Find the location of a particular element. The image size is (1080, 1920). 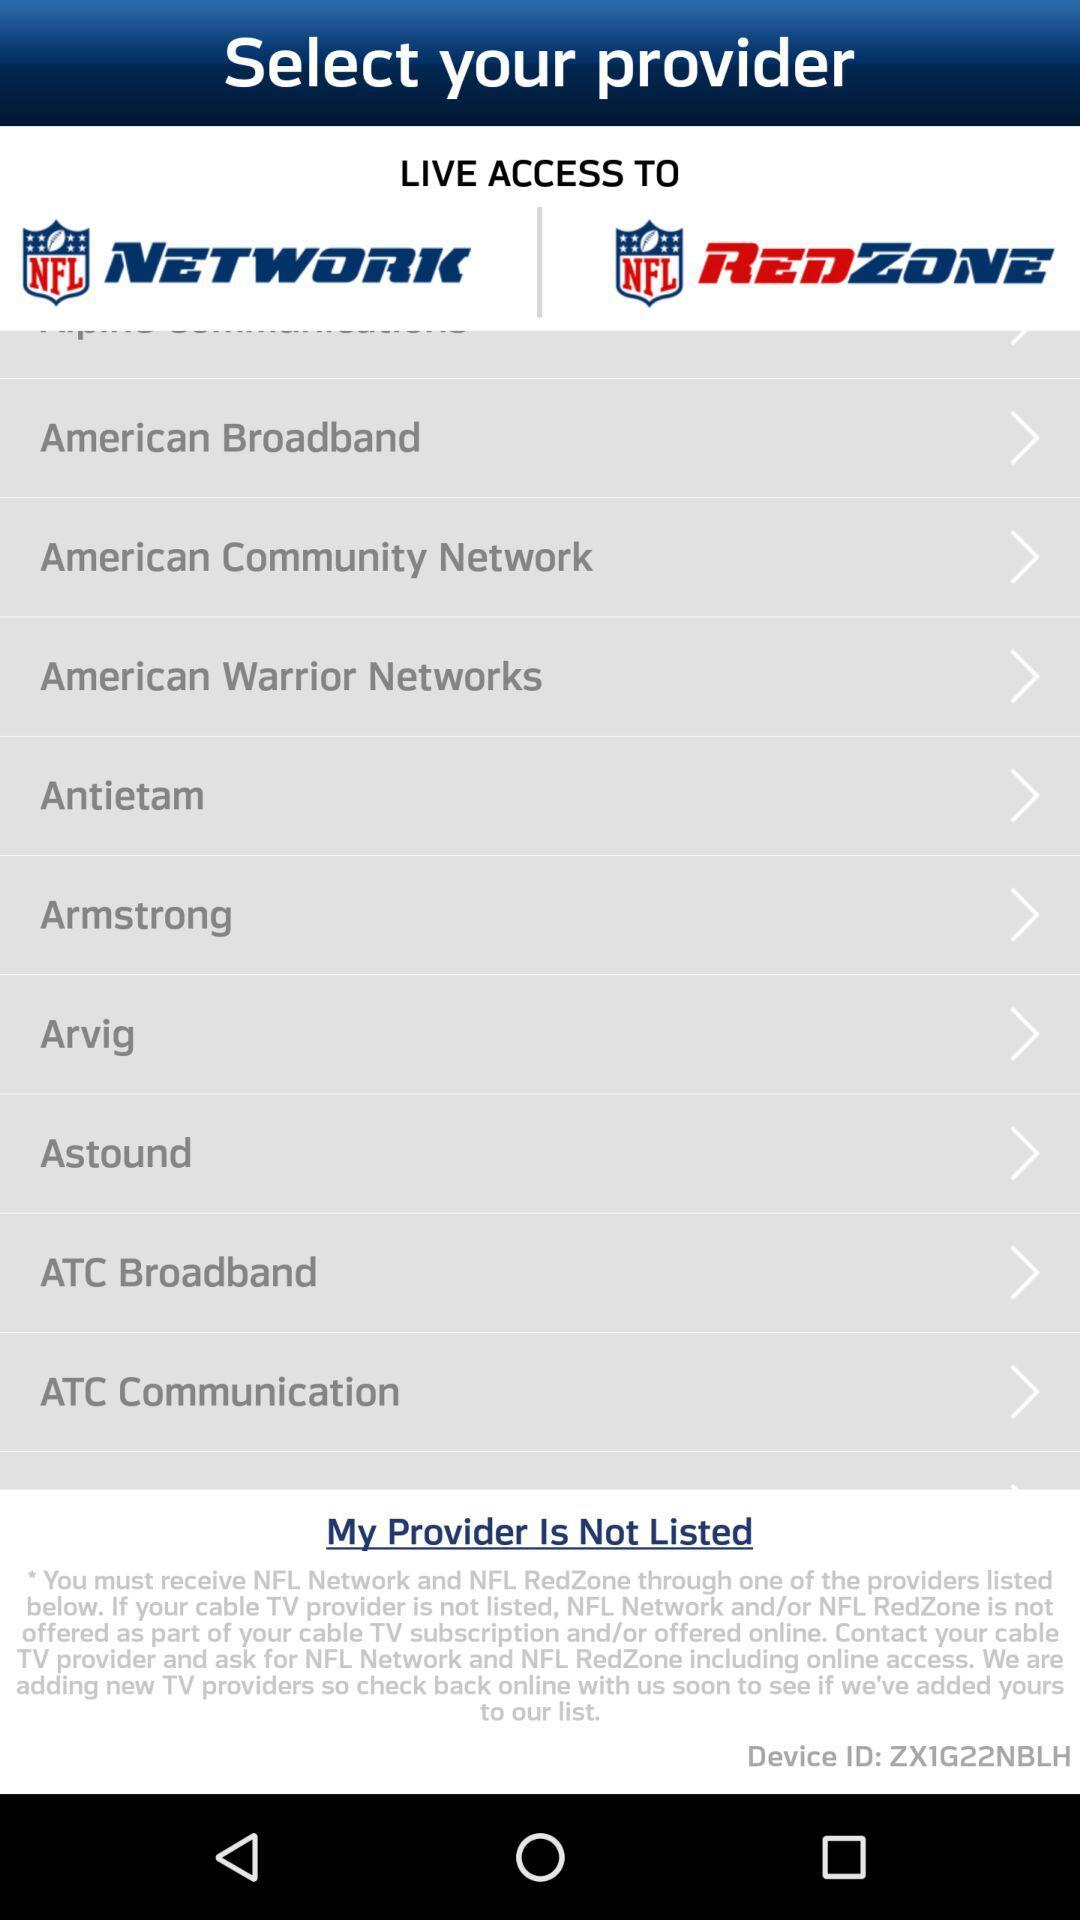

atc communication is located at coordinates (559, 1390).